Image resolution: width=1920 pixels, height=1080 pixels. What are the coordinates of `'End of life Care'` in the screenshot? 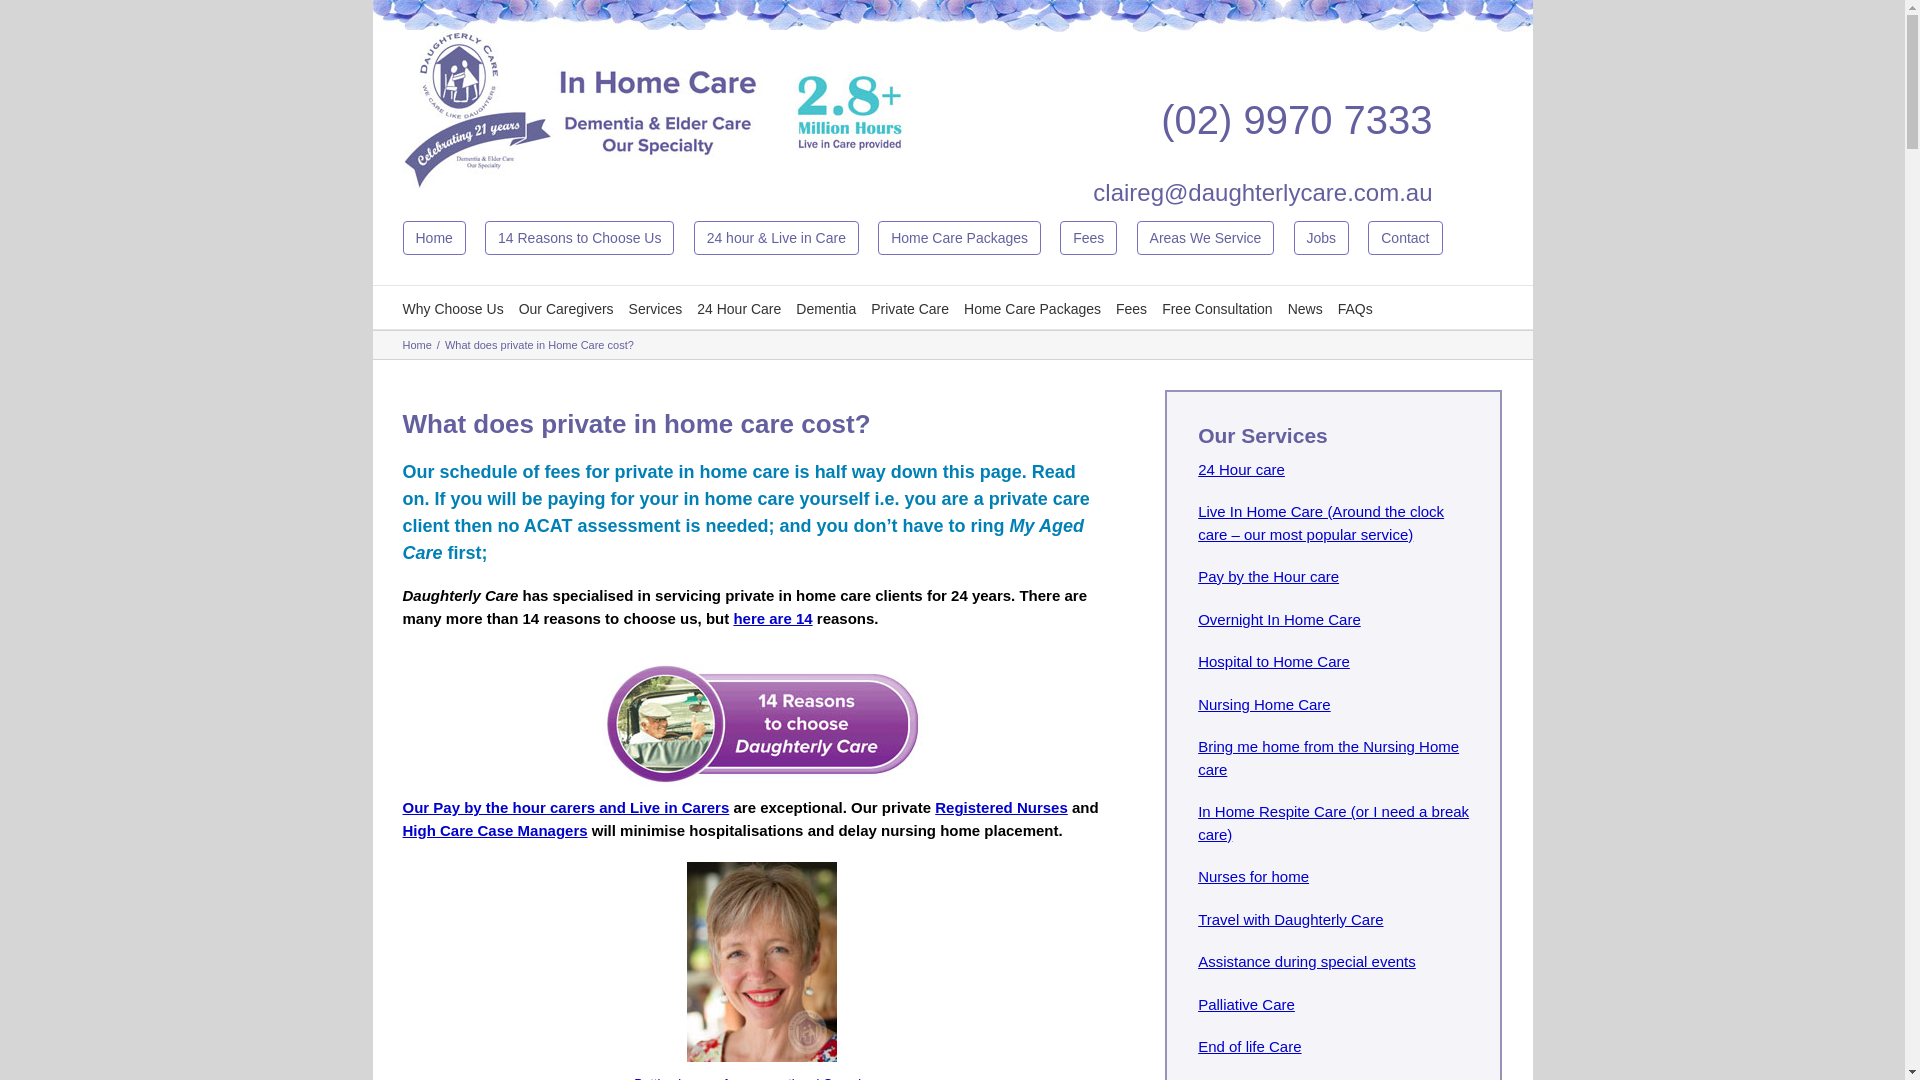 It's located at (1248, 1045).